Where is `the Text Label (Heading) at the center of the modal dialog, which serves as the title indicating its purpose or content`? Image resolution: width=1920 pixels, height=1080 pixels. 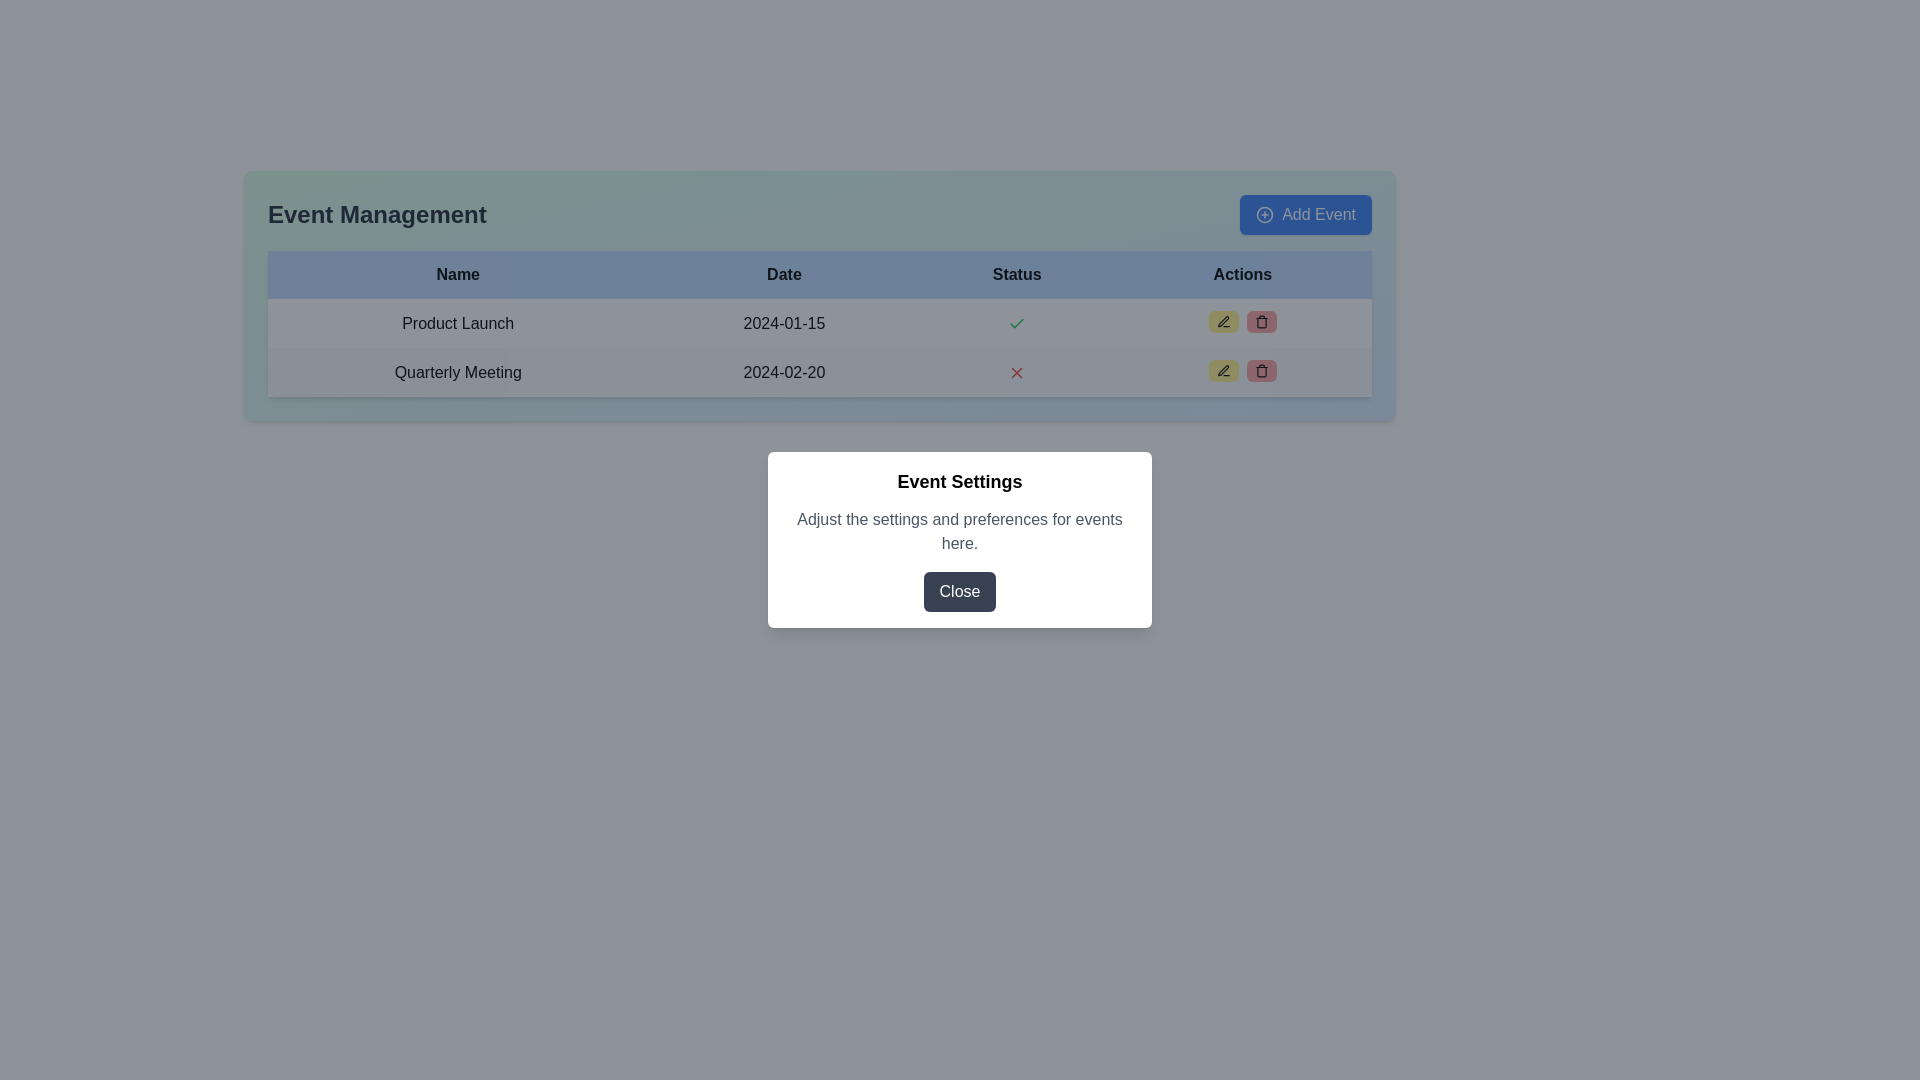
the Text Label (Heading) at the center of the modal dialog, which serves as the title indicating its purpose or content is located at coordinates (960, 482).